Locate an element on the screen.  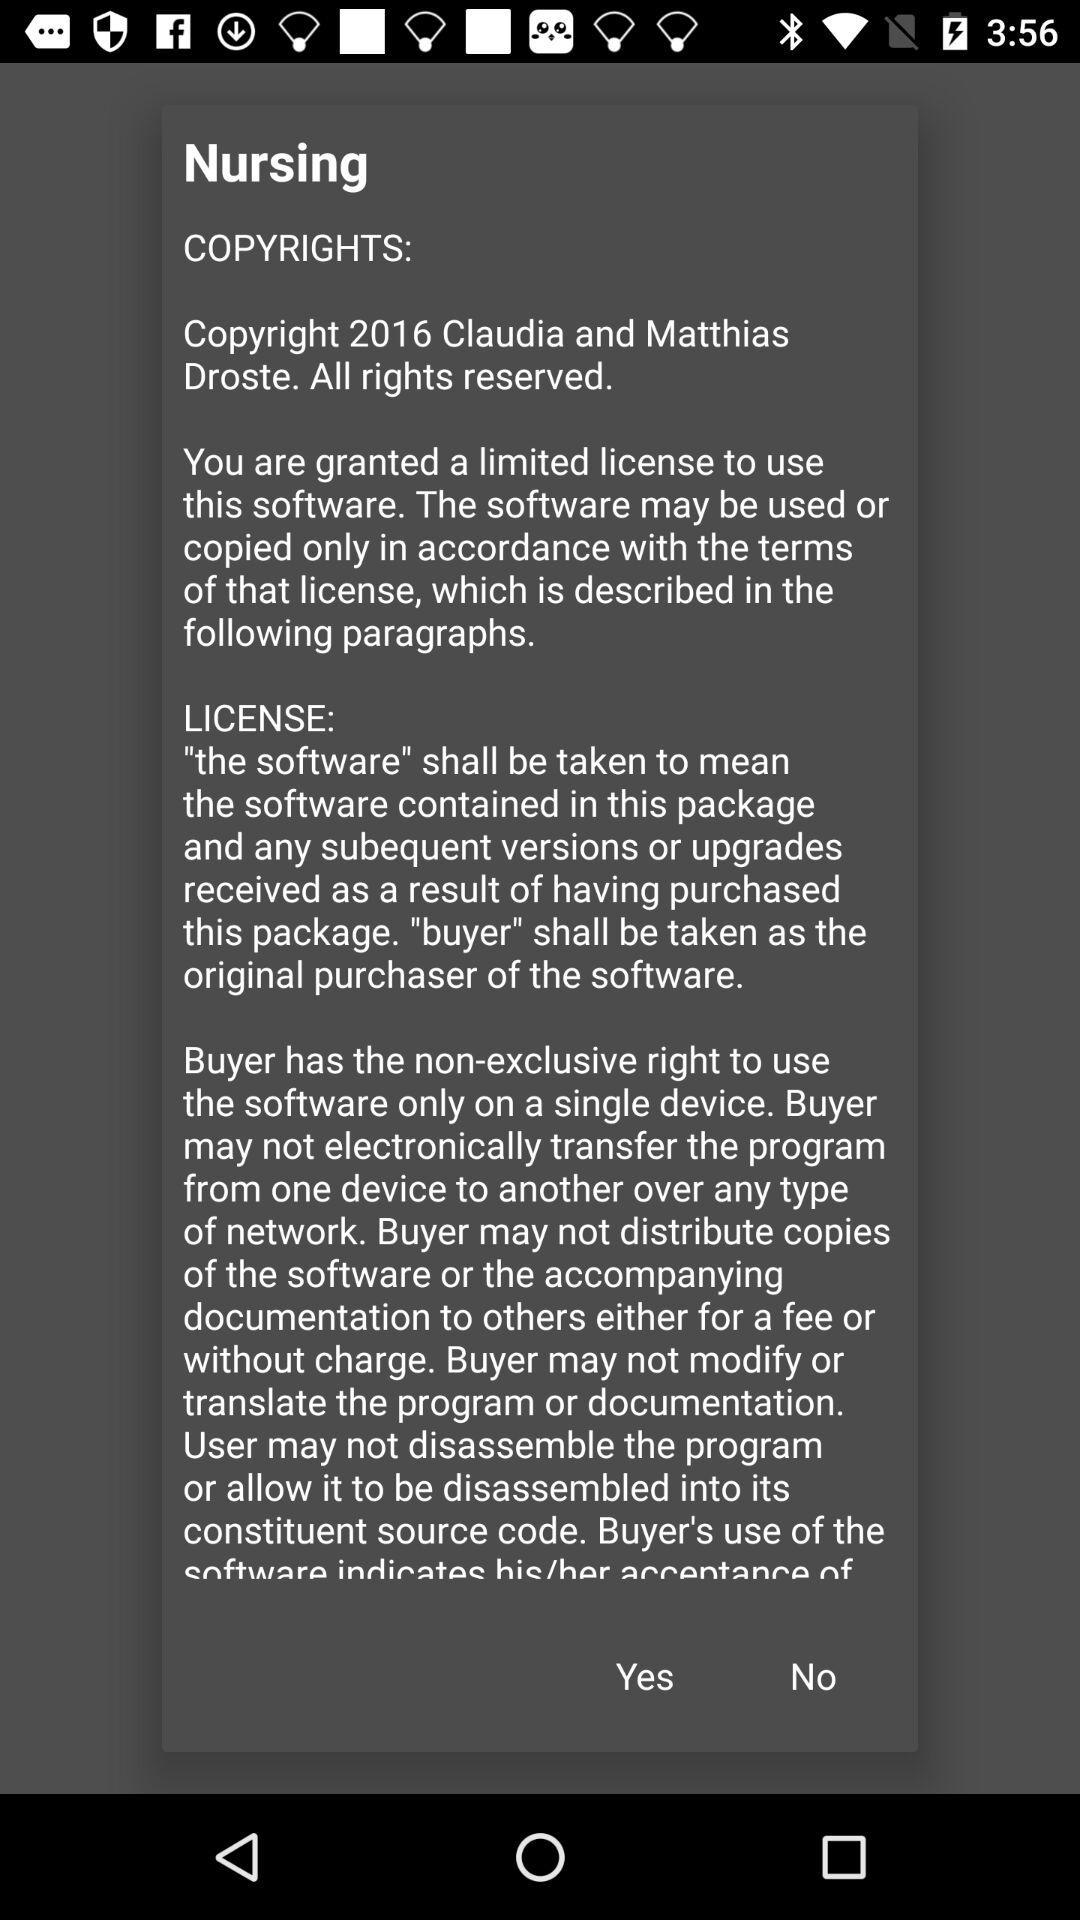
item next to no is located at coordinates (644, 1675).